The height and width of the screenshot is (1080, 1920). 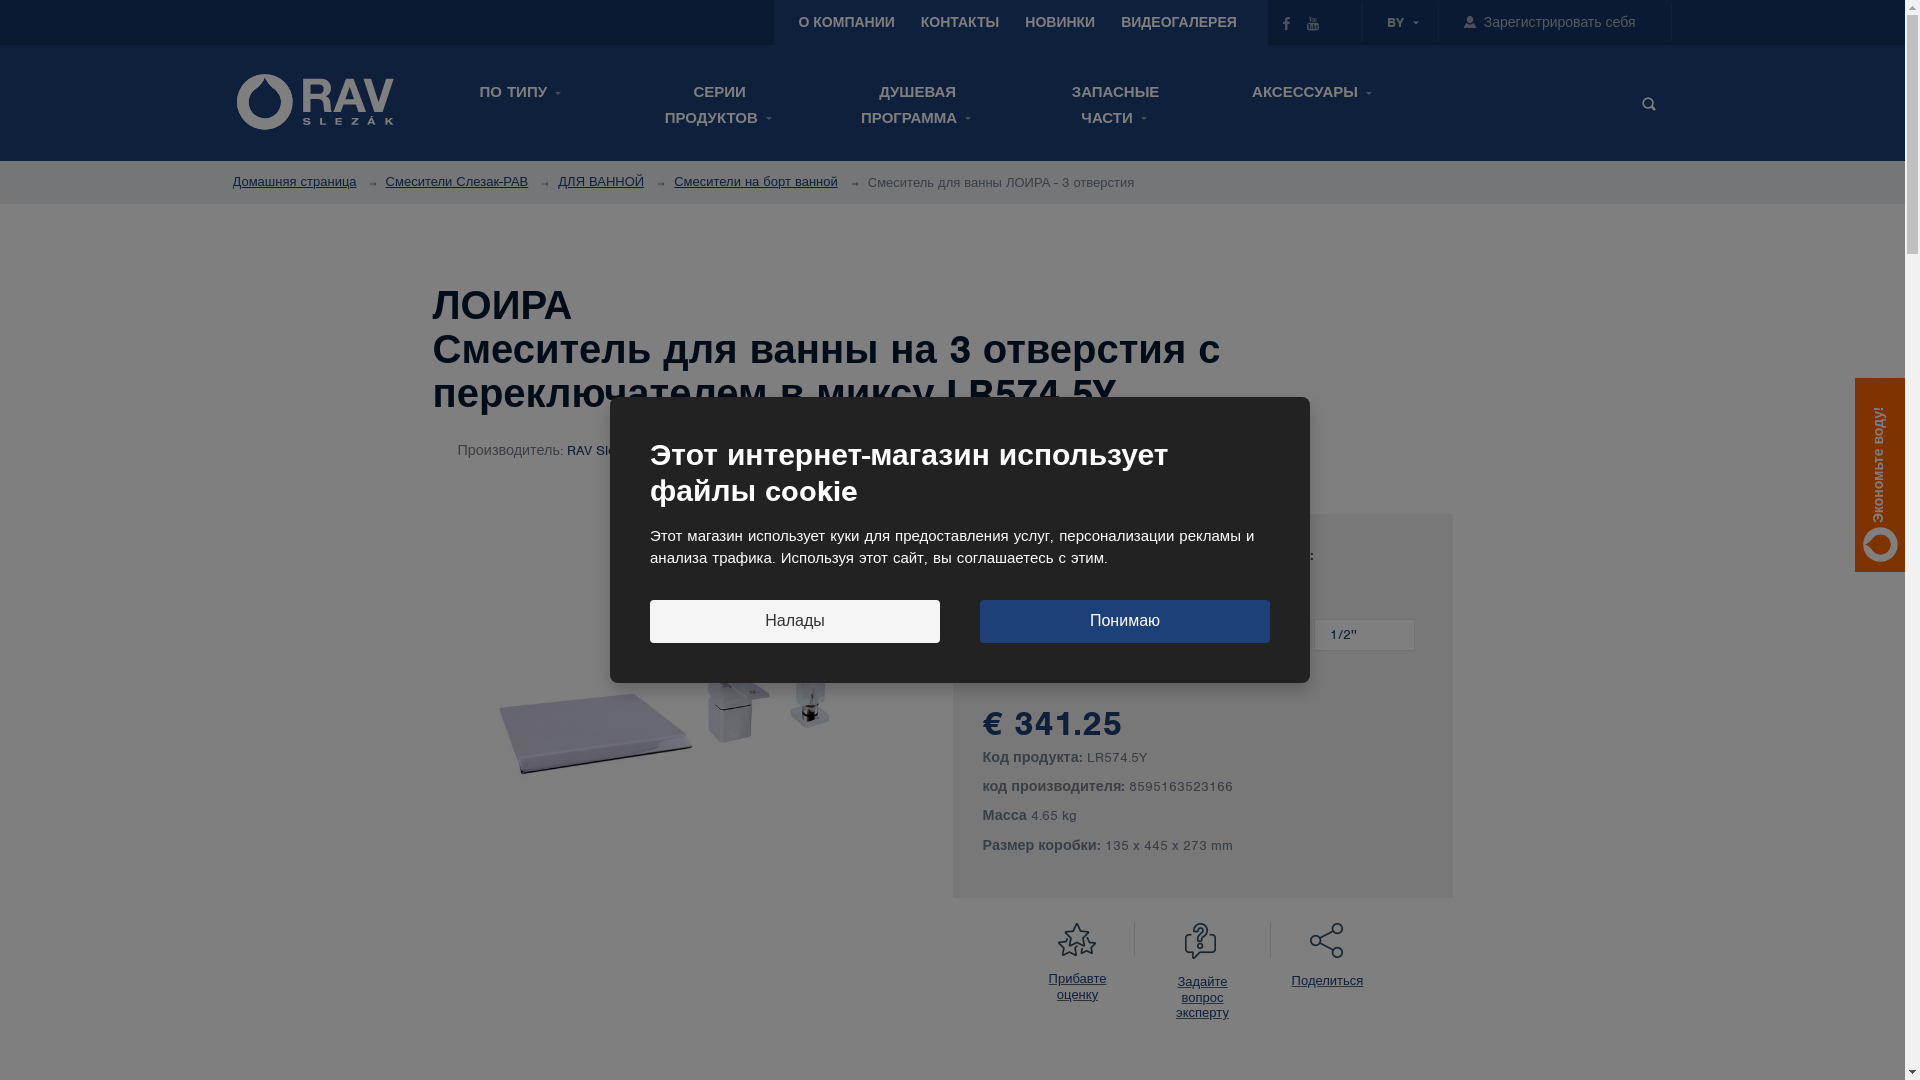 I want to click on 'Facebook', so click(x=1286, y=22).